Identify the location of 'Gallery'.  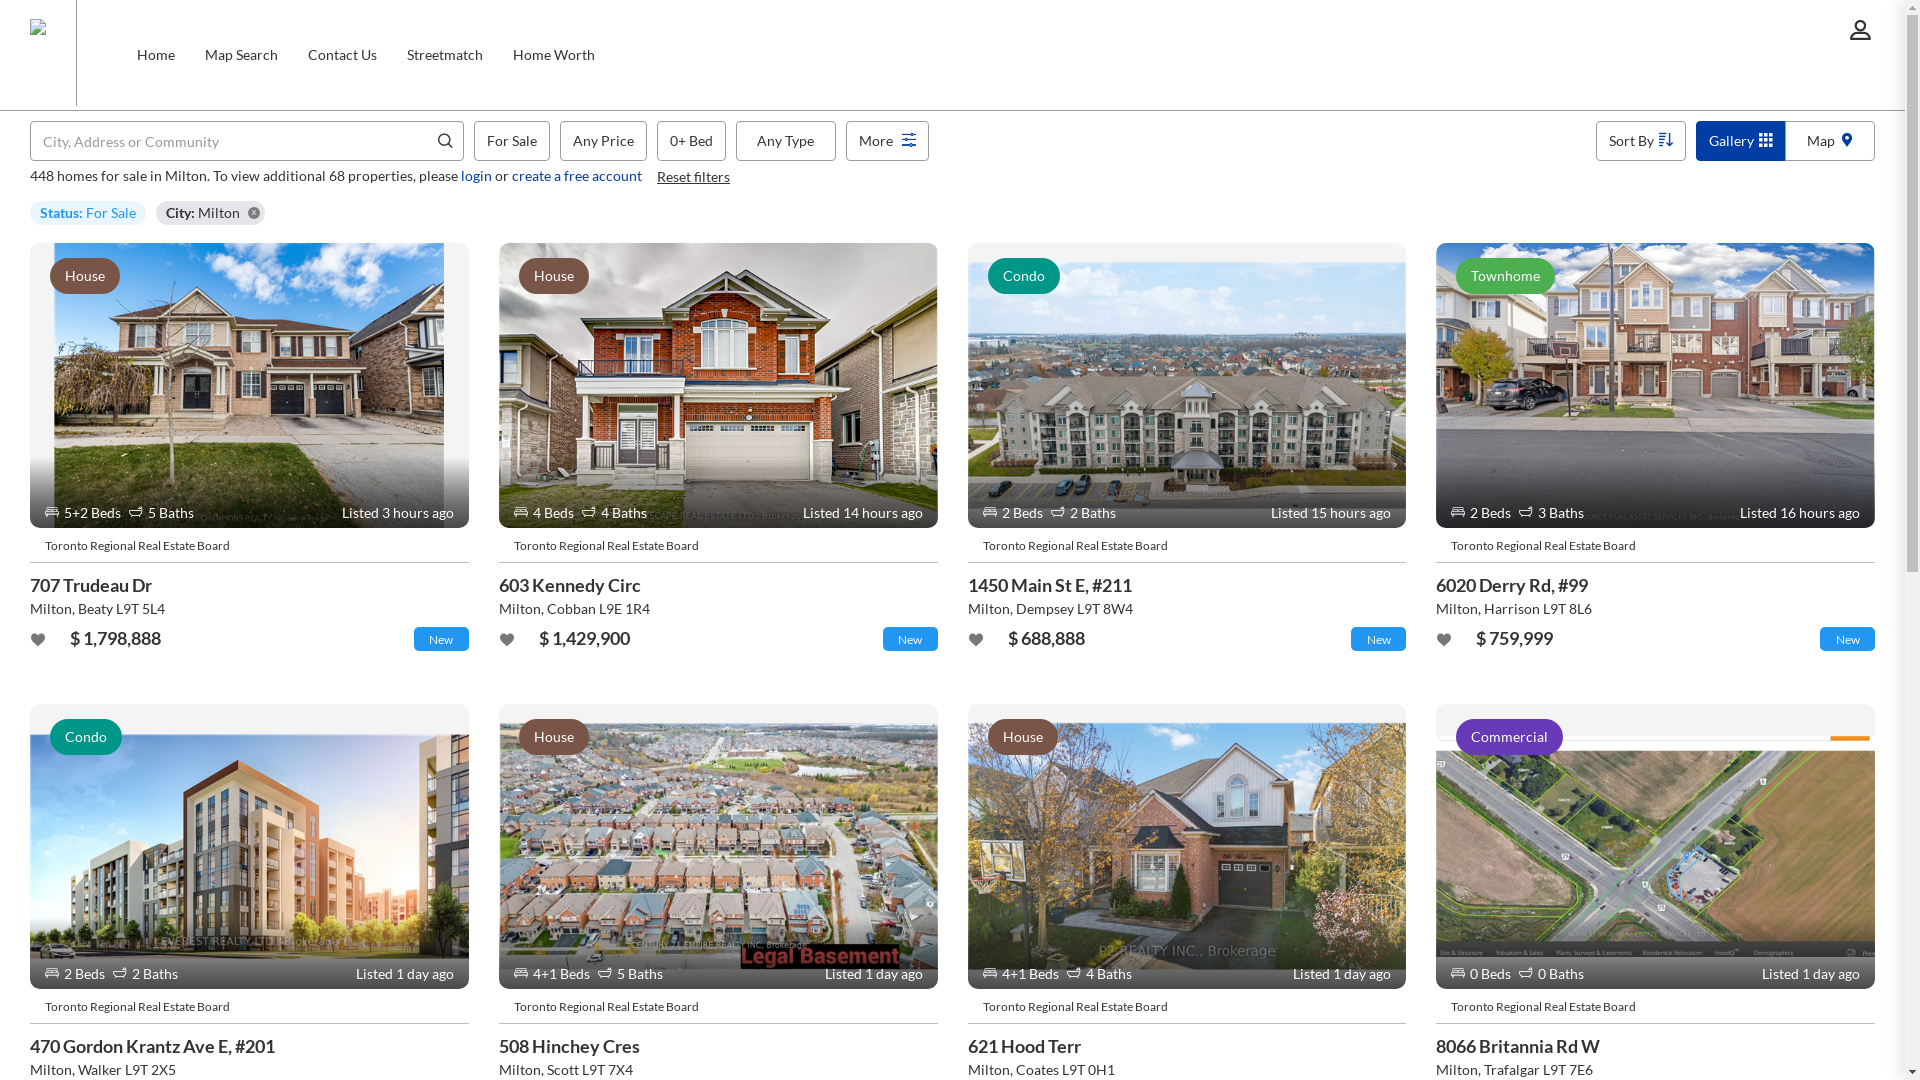
(1740, 140).